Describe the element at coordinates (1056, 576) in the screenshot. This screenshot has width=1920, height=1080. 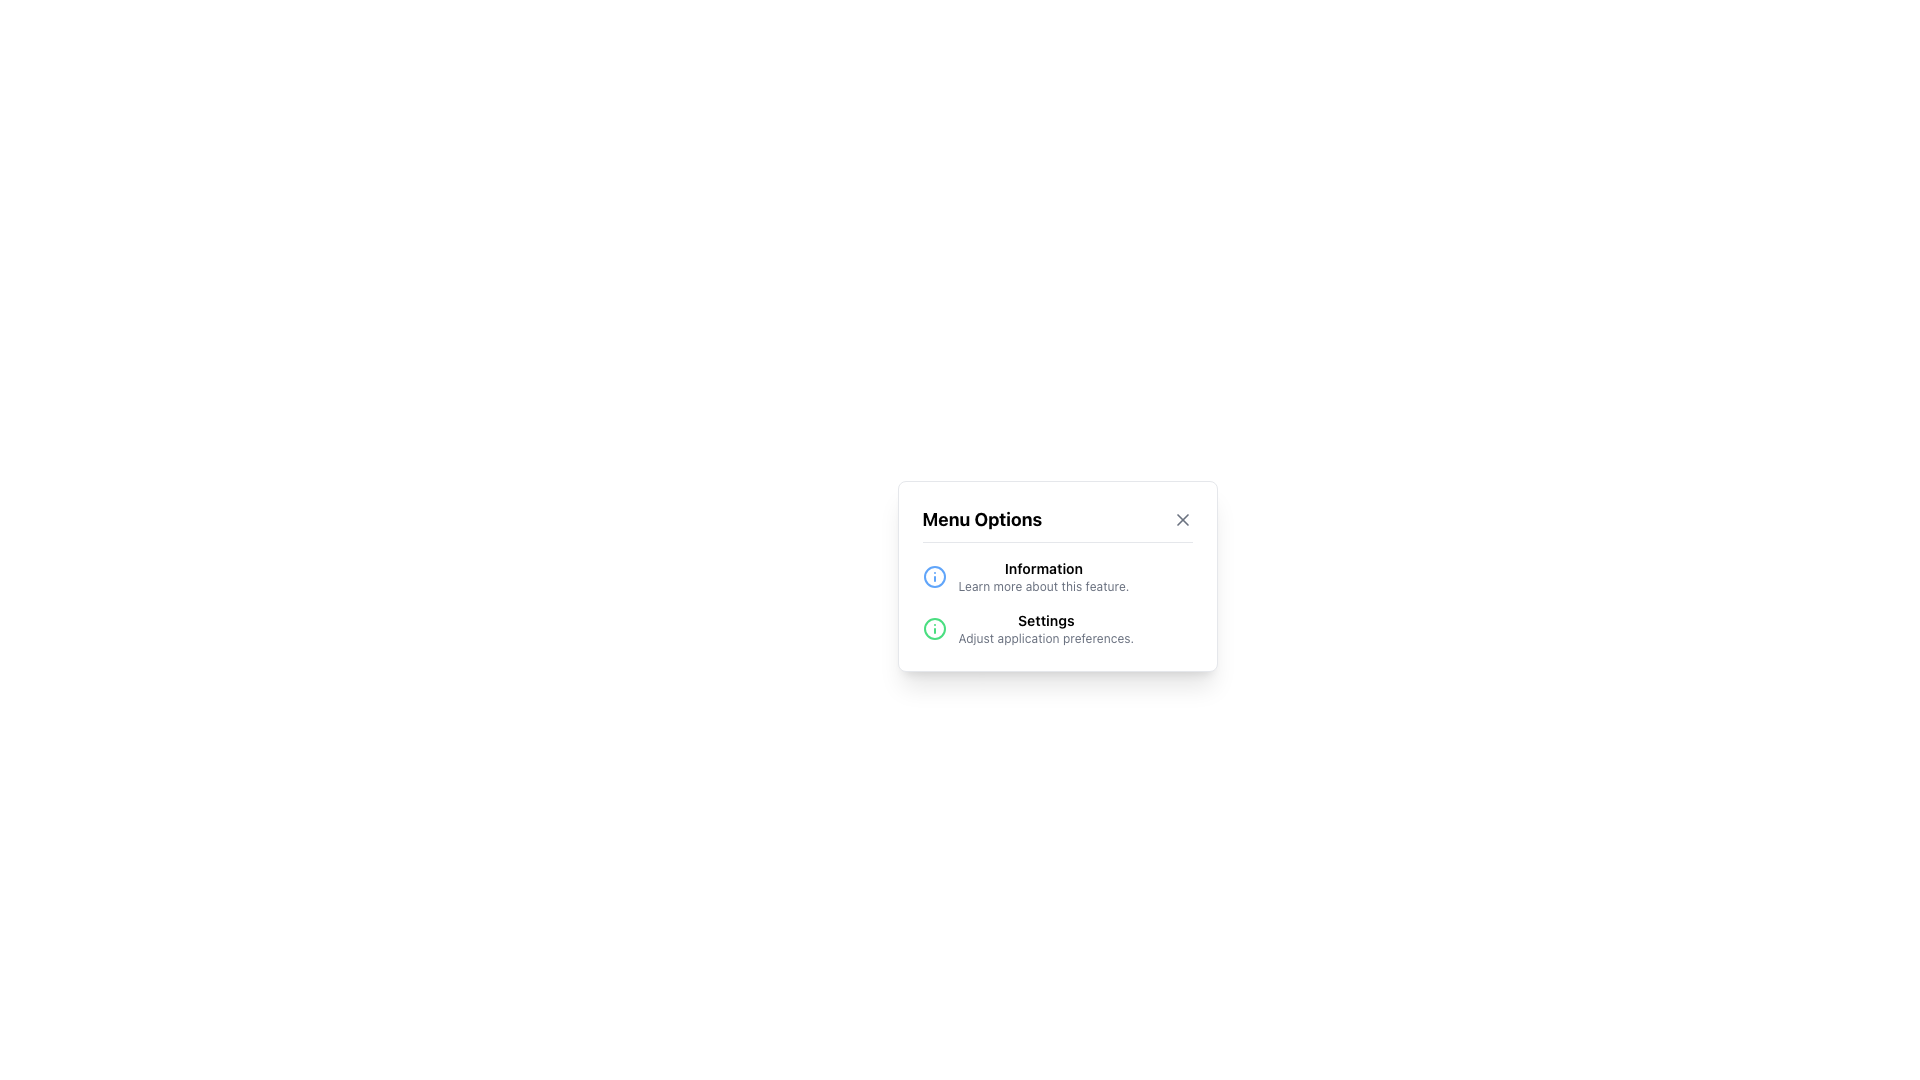
I see `the Informational Text Block, which consists of a blue circular 'i' icon, the bolded title 'Information', and the gray description 'Learn more about this feature'` at that location.